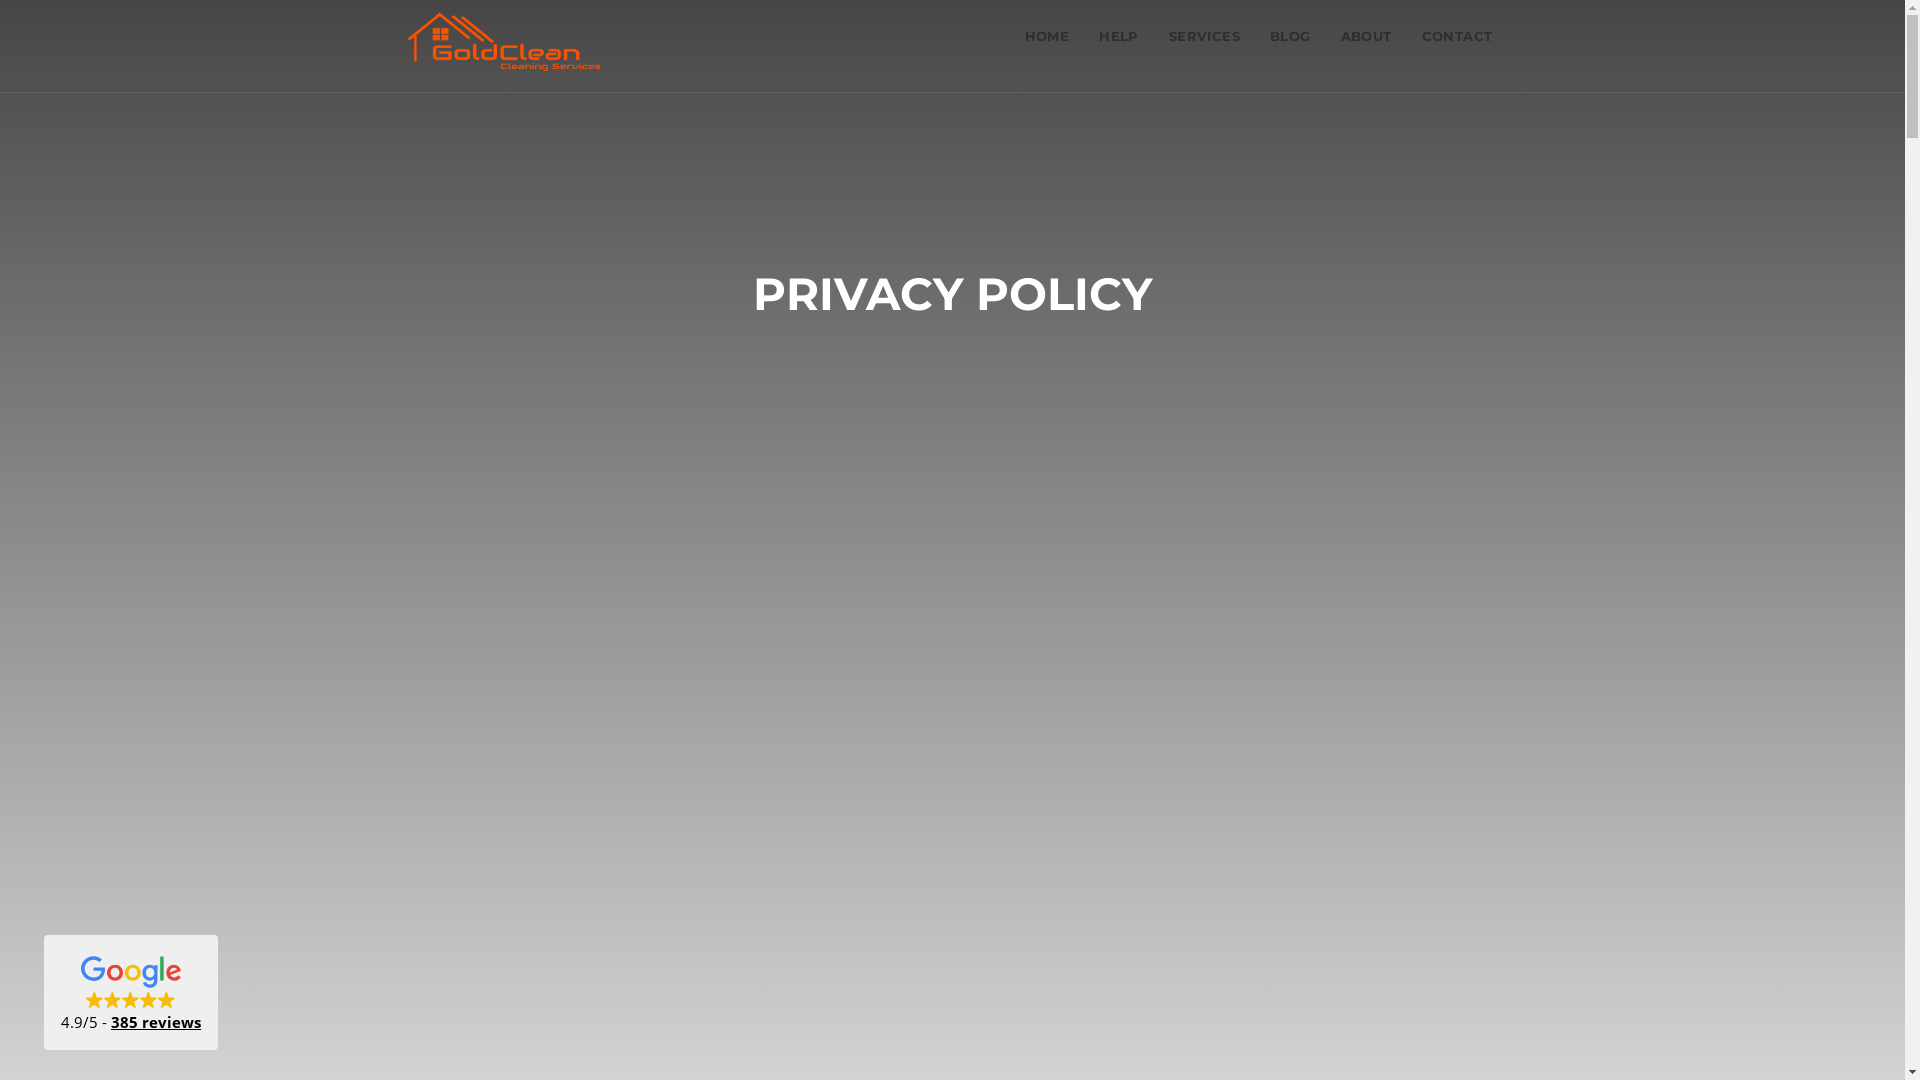 This screenshot has width=1920, height=1080. Describe the element at coordinates (1203, 36) in the screenshot. I see `'SERVICES'` at that location.